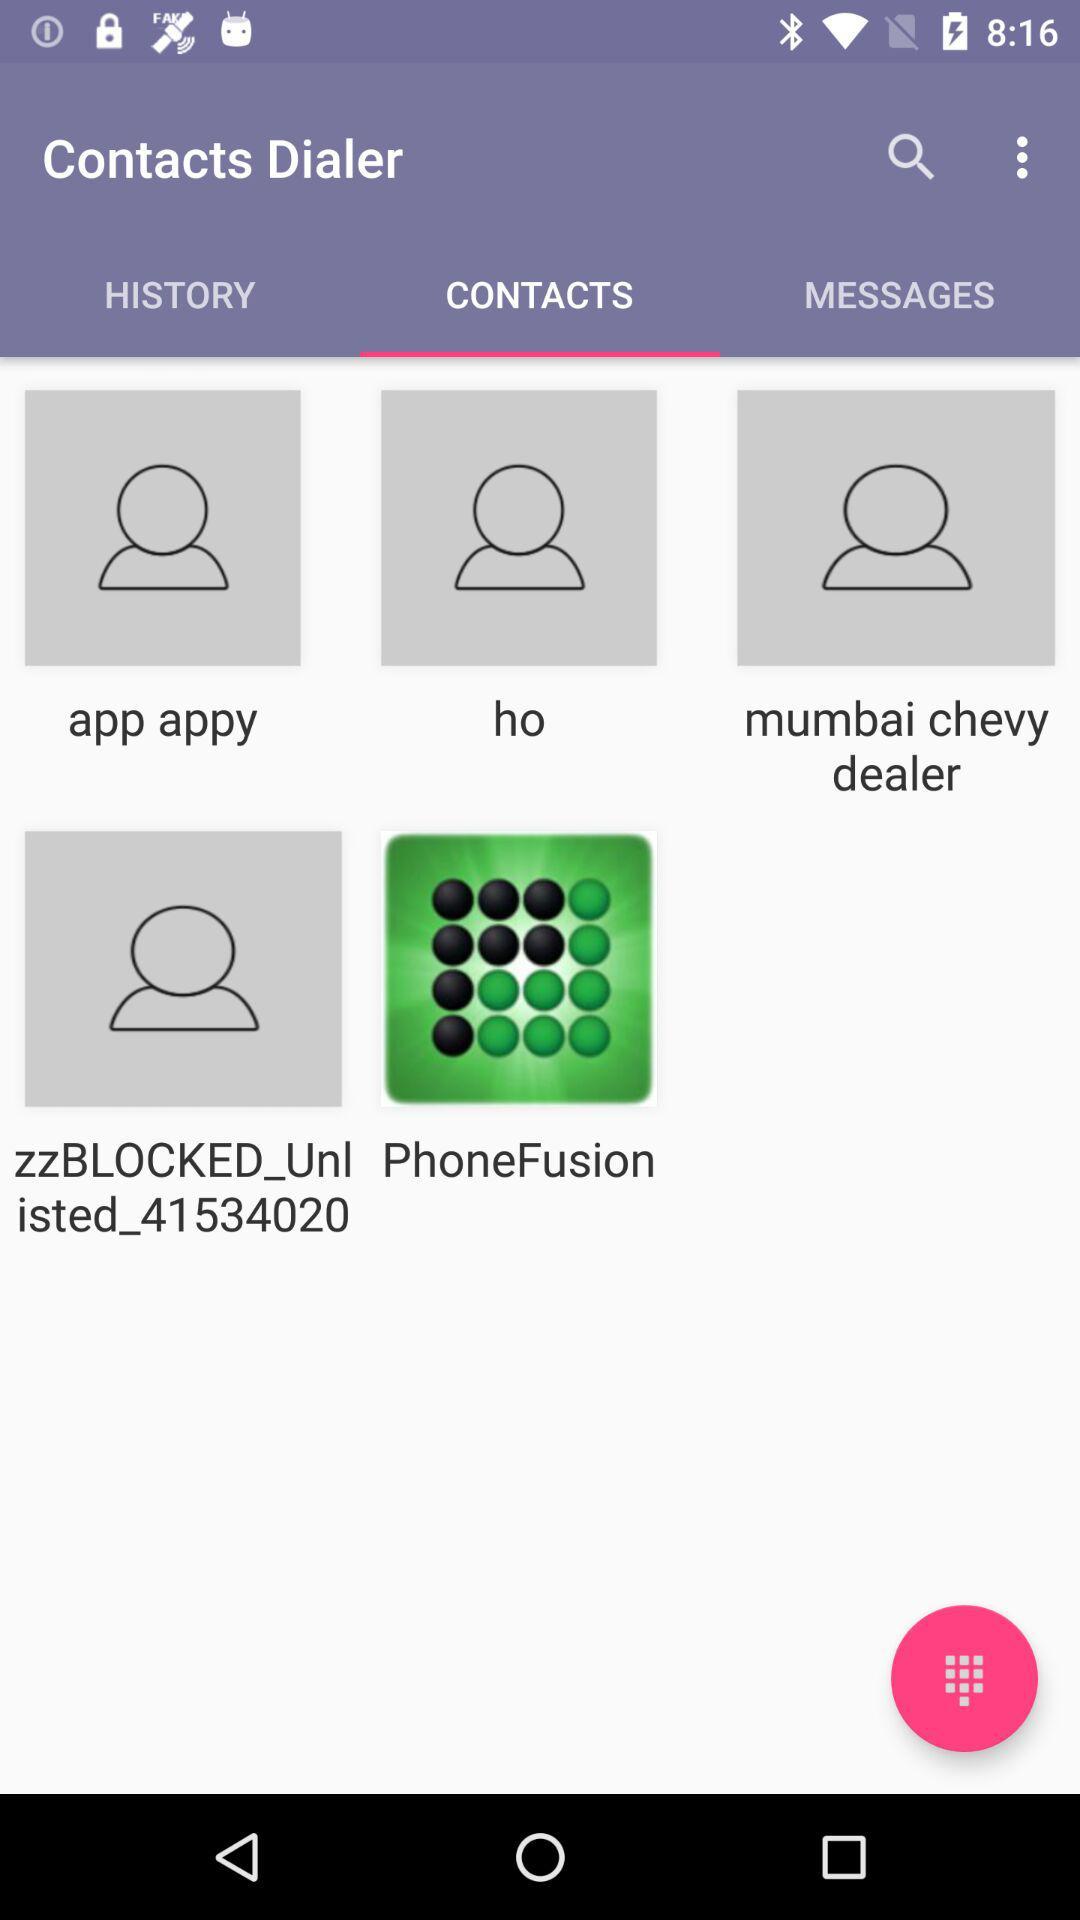 Image resolution: width=1080 pixels, height=1920 pixels. Describe the element at coordinates (963, 1678) in the screenshot. I see `icon below the mumbai chevy dealer icon` at that location.